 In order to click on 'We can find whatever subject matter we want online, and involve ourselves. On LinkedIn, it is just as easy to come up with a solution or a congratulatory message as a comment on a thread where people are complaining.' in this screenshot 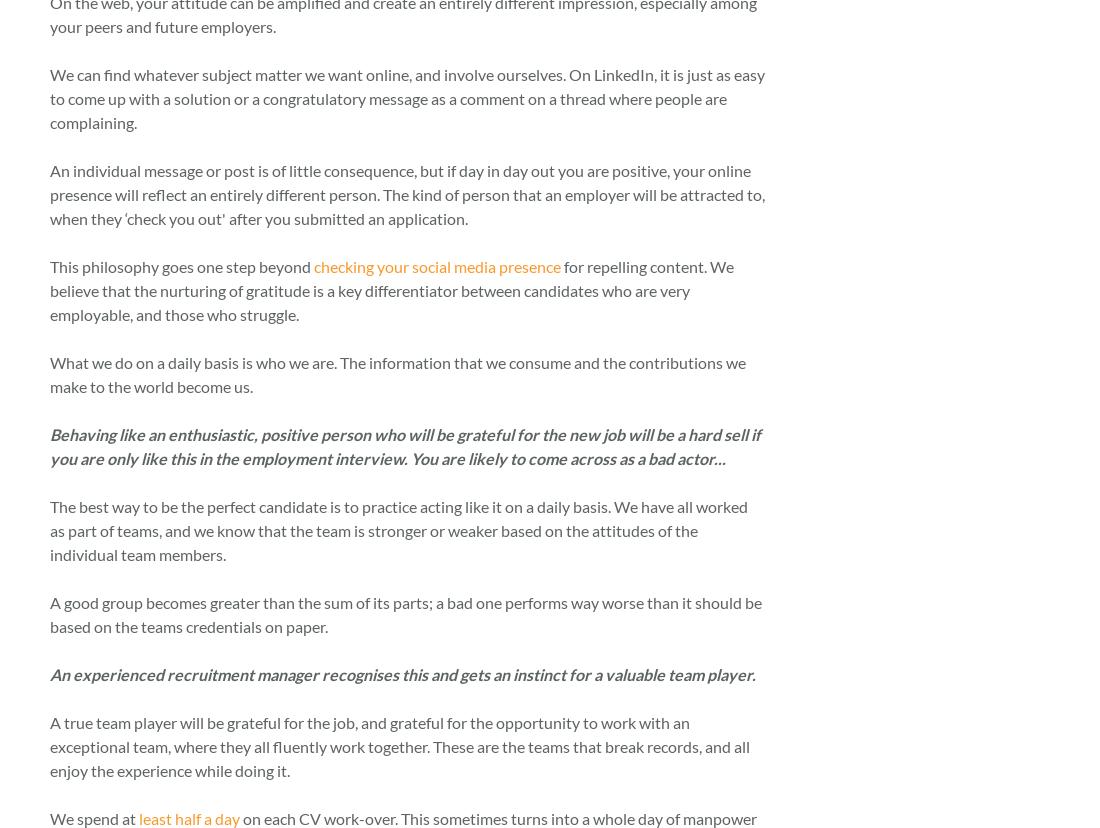, I will do `click(407, 97)`.